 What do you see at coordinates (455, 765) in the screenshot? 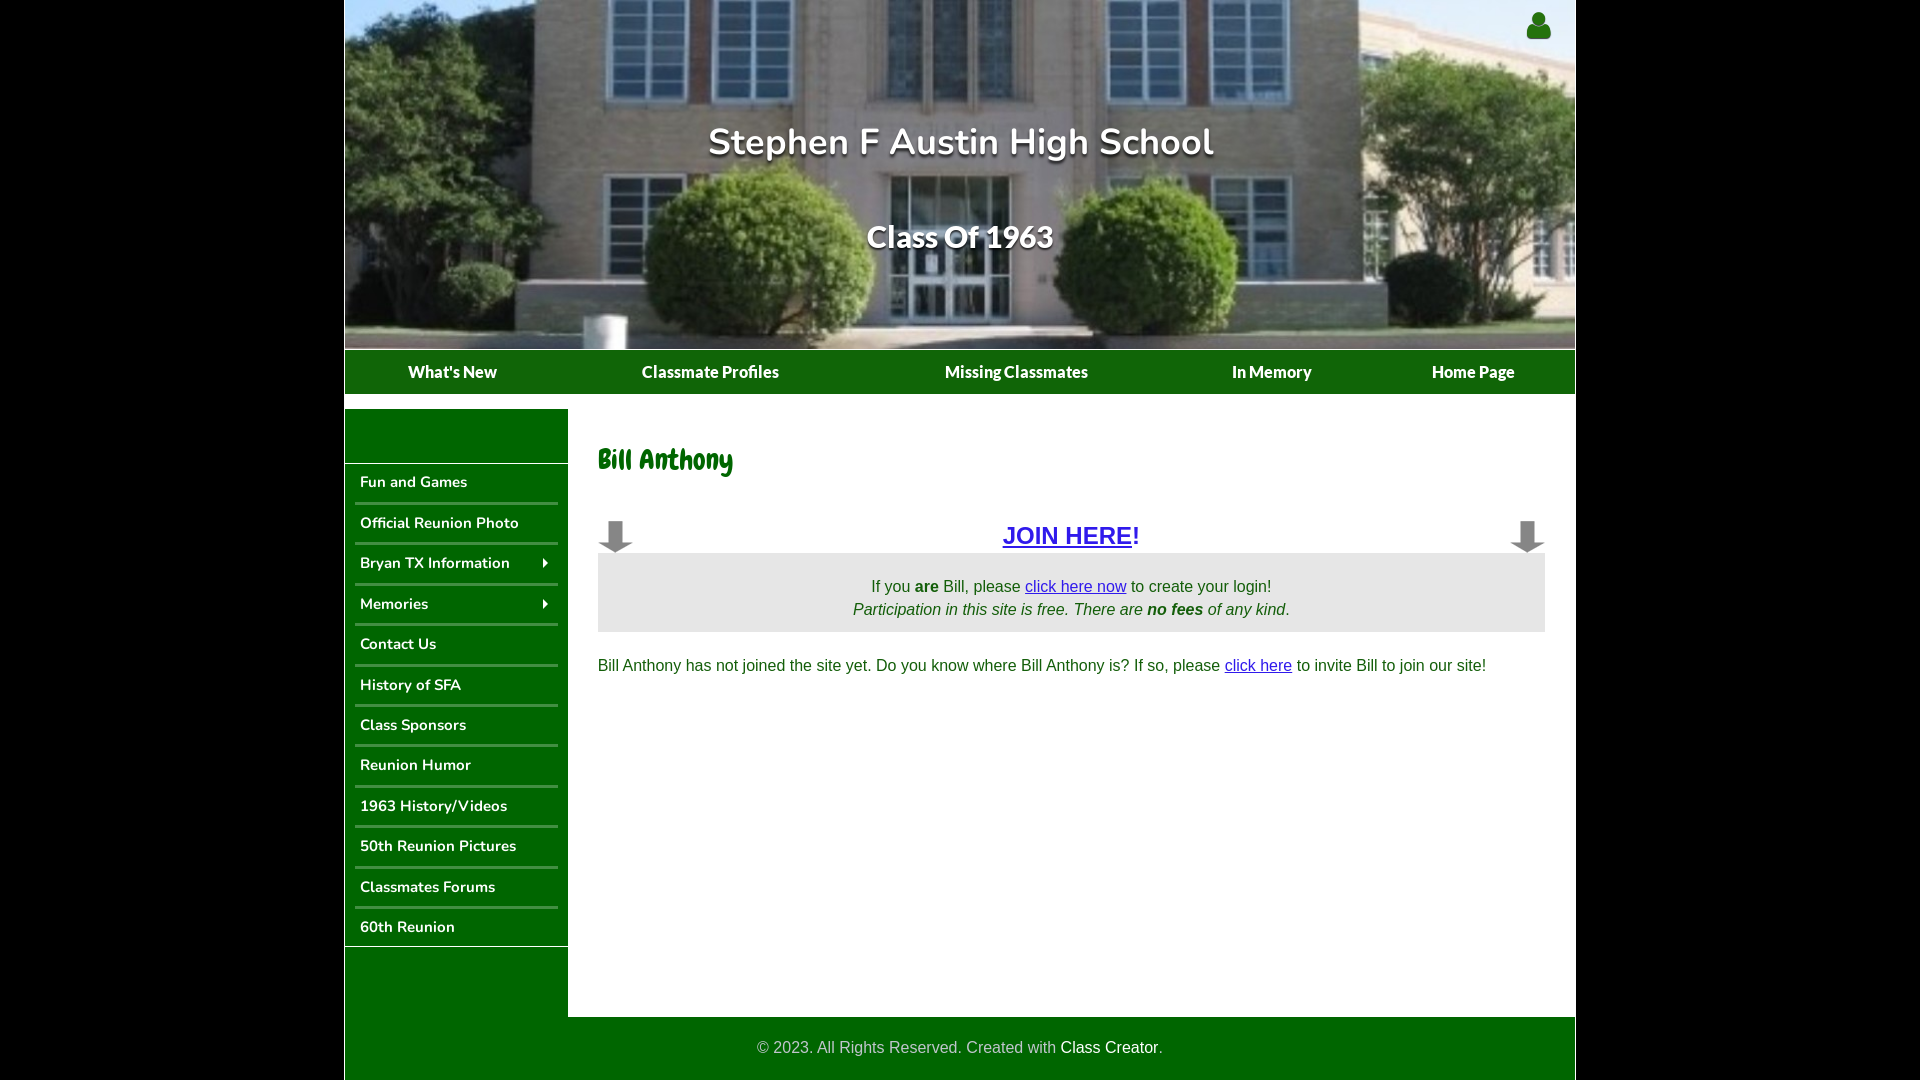
I see `'Reunion Humor'` at bounding box center [455, 765].